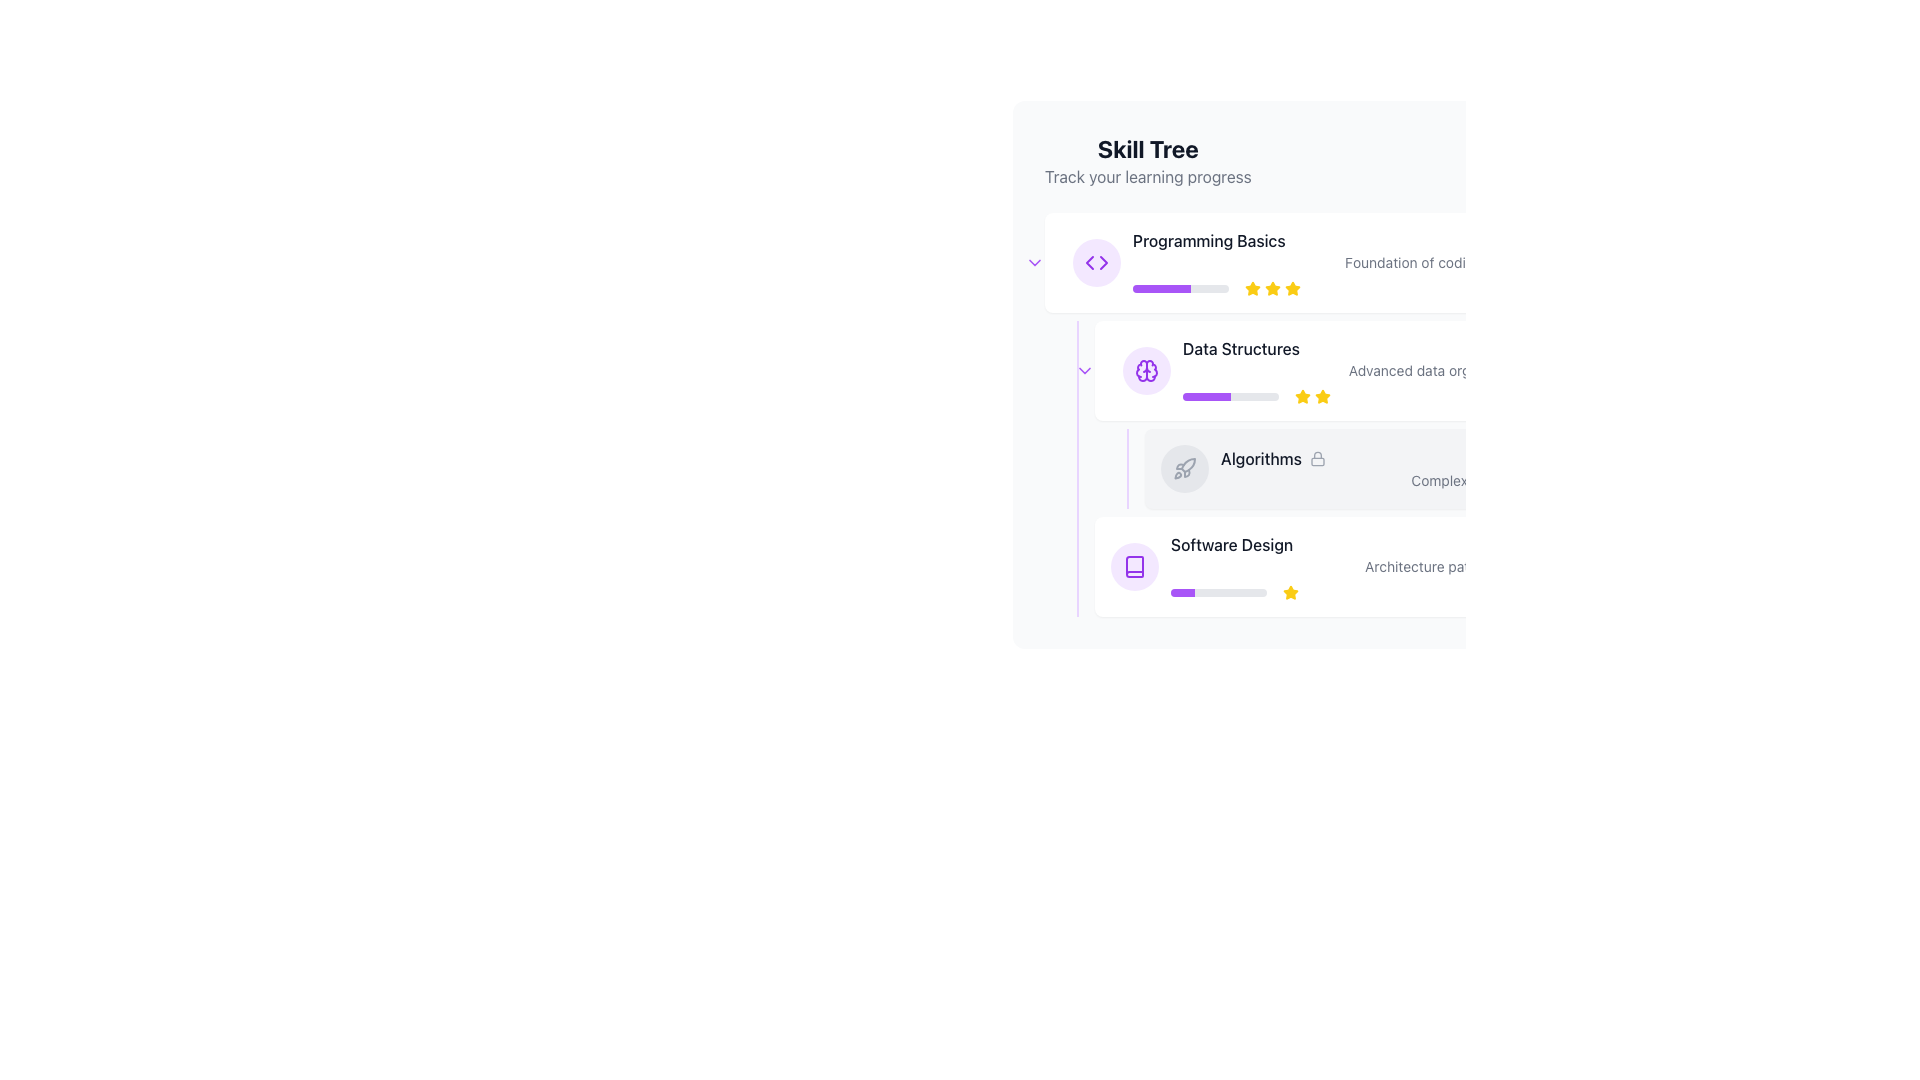 The image size is (1920, 1080). I want to click on the 'Data Structures' skill card in the skill tree interface, which is the second card in the vertical list, positioned between 'Programming Basics' and 'Algorithms', so click(1437, 370).